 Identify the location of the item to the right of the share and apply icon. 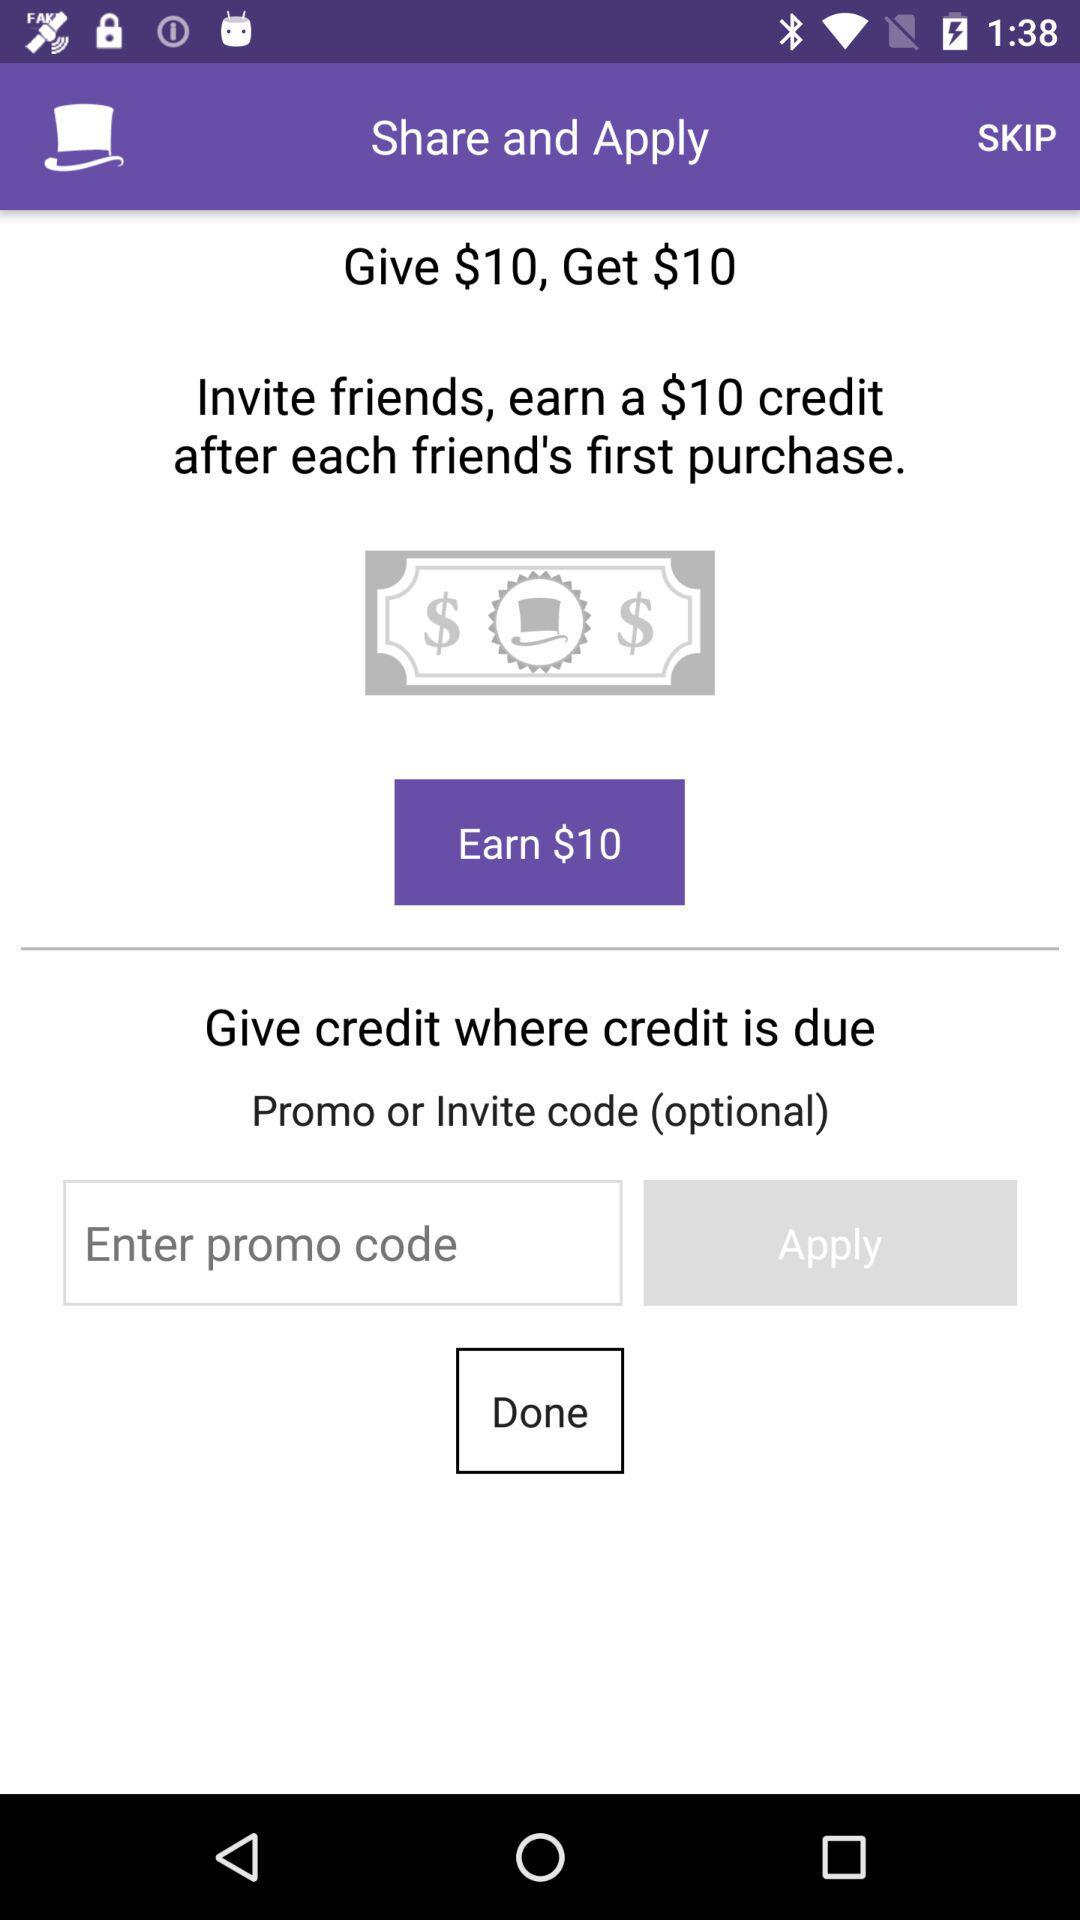
(1017, 135).